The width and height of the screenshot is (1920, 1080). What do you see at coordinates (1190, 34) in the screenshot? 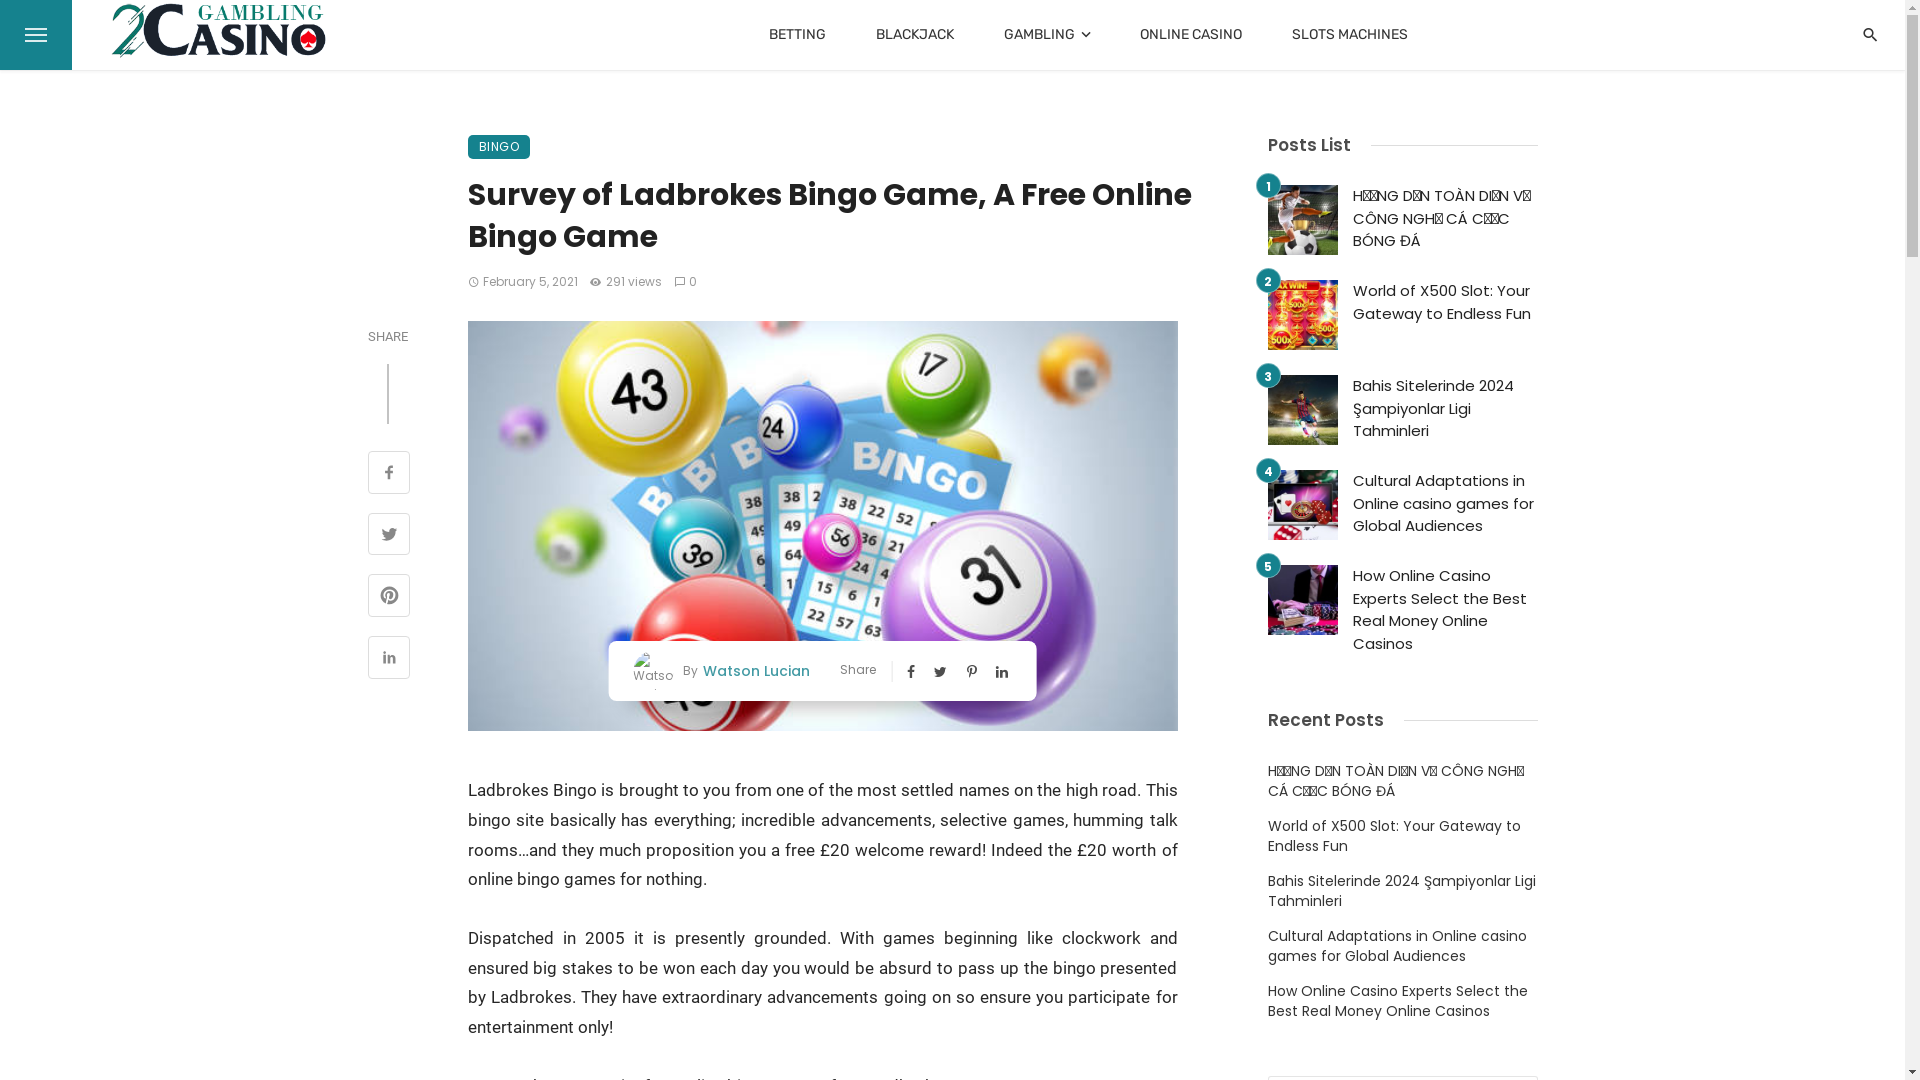
I see `'ONLINE CASINO'` at bounding box center [1190, 34].